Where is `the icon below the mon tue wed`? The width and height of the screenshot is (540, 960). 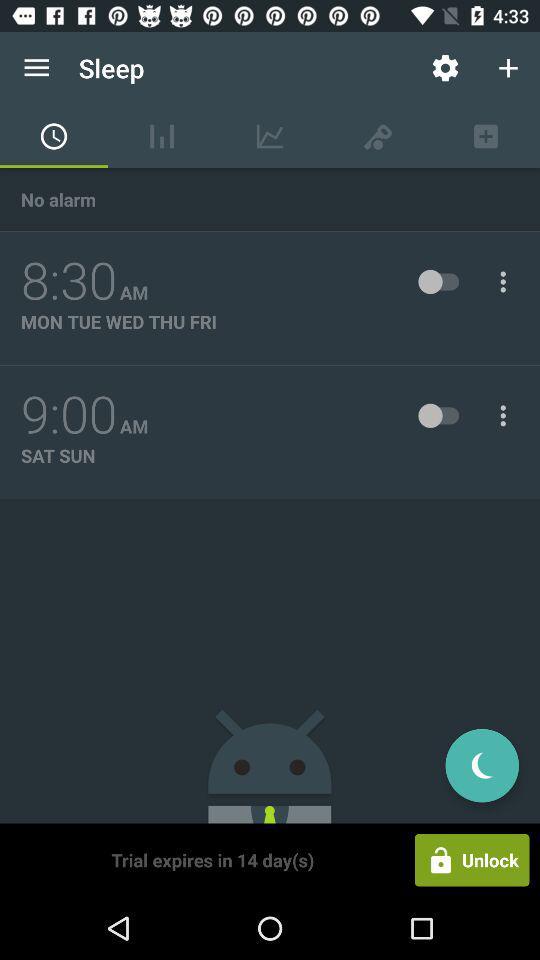 the icon below the mon tue wed is located at coordinates (68, 414).